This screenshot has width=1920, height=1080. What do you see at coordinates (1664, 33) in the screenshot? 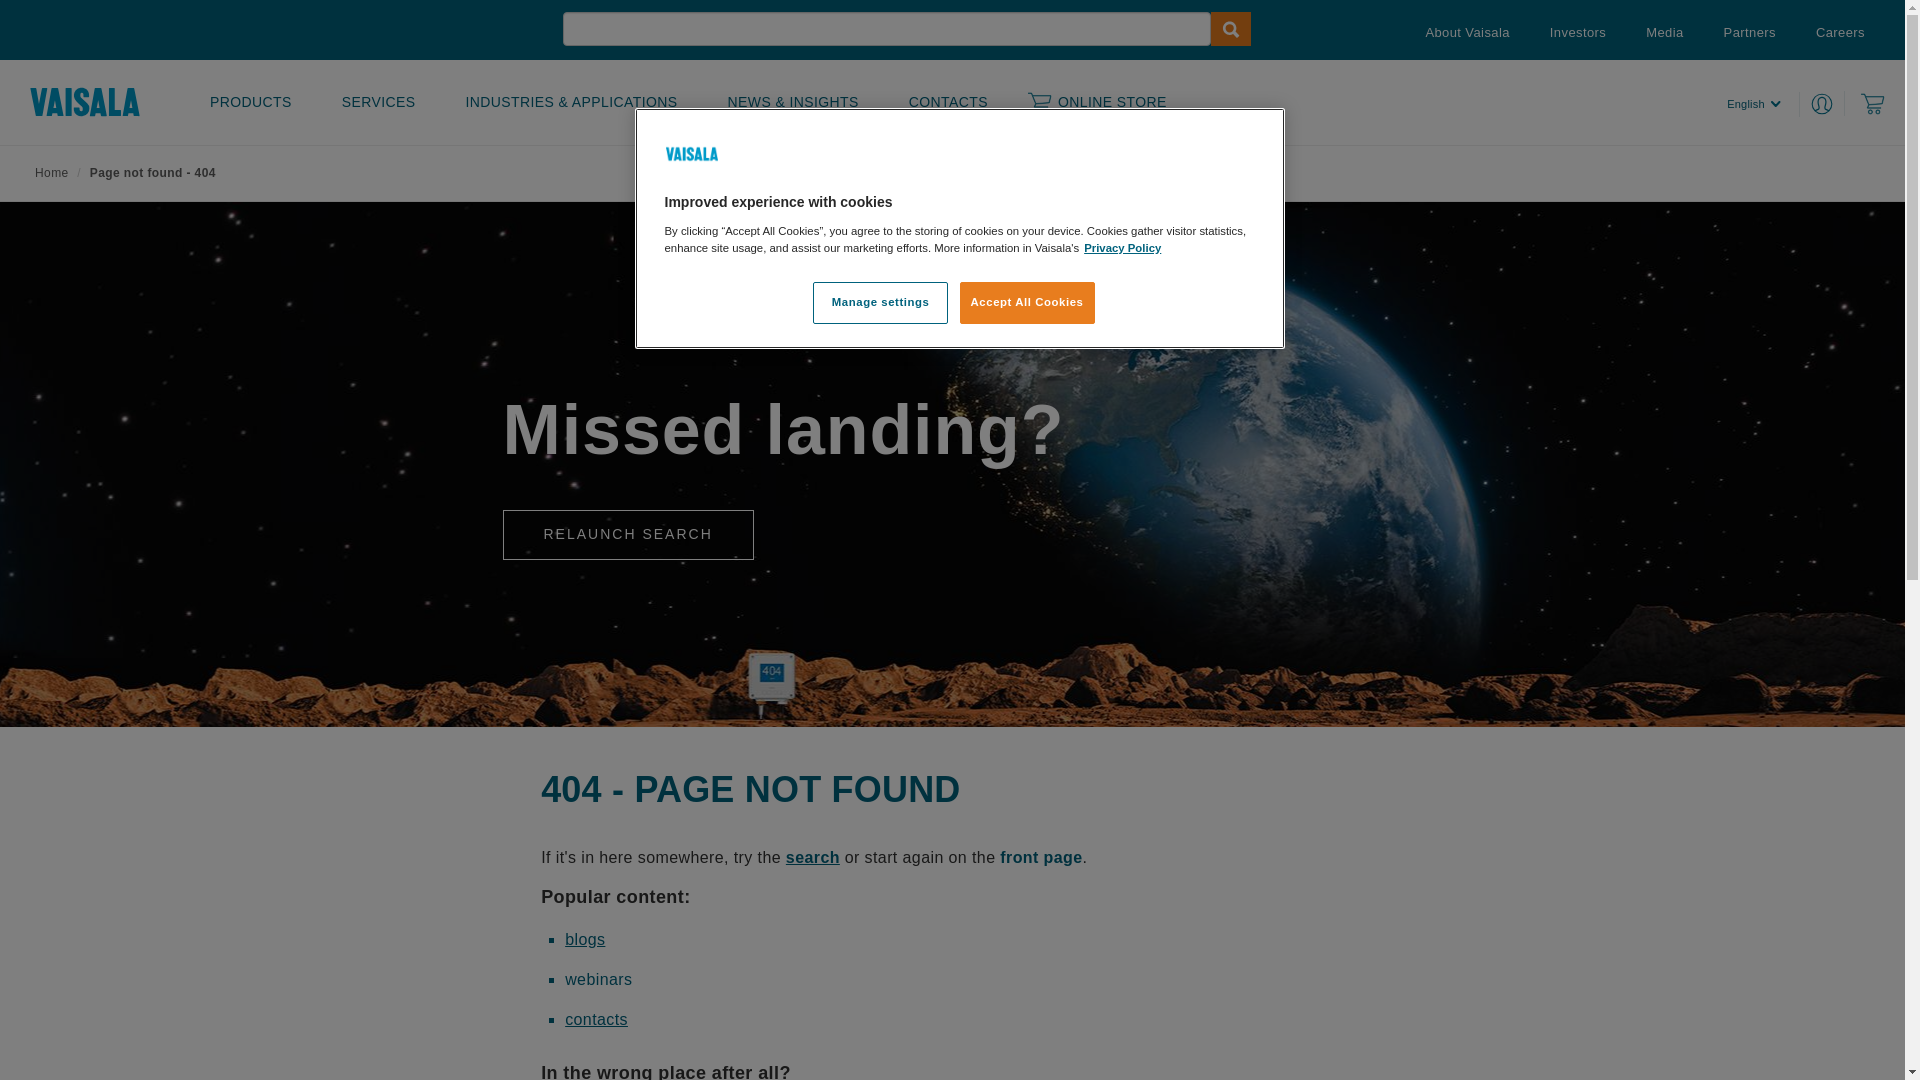
I see `'Media'` at bounding box center [1664, 33].